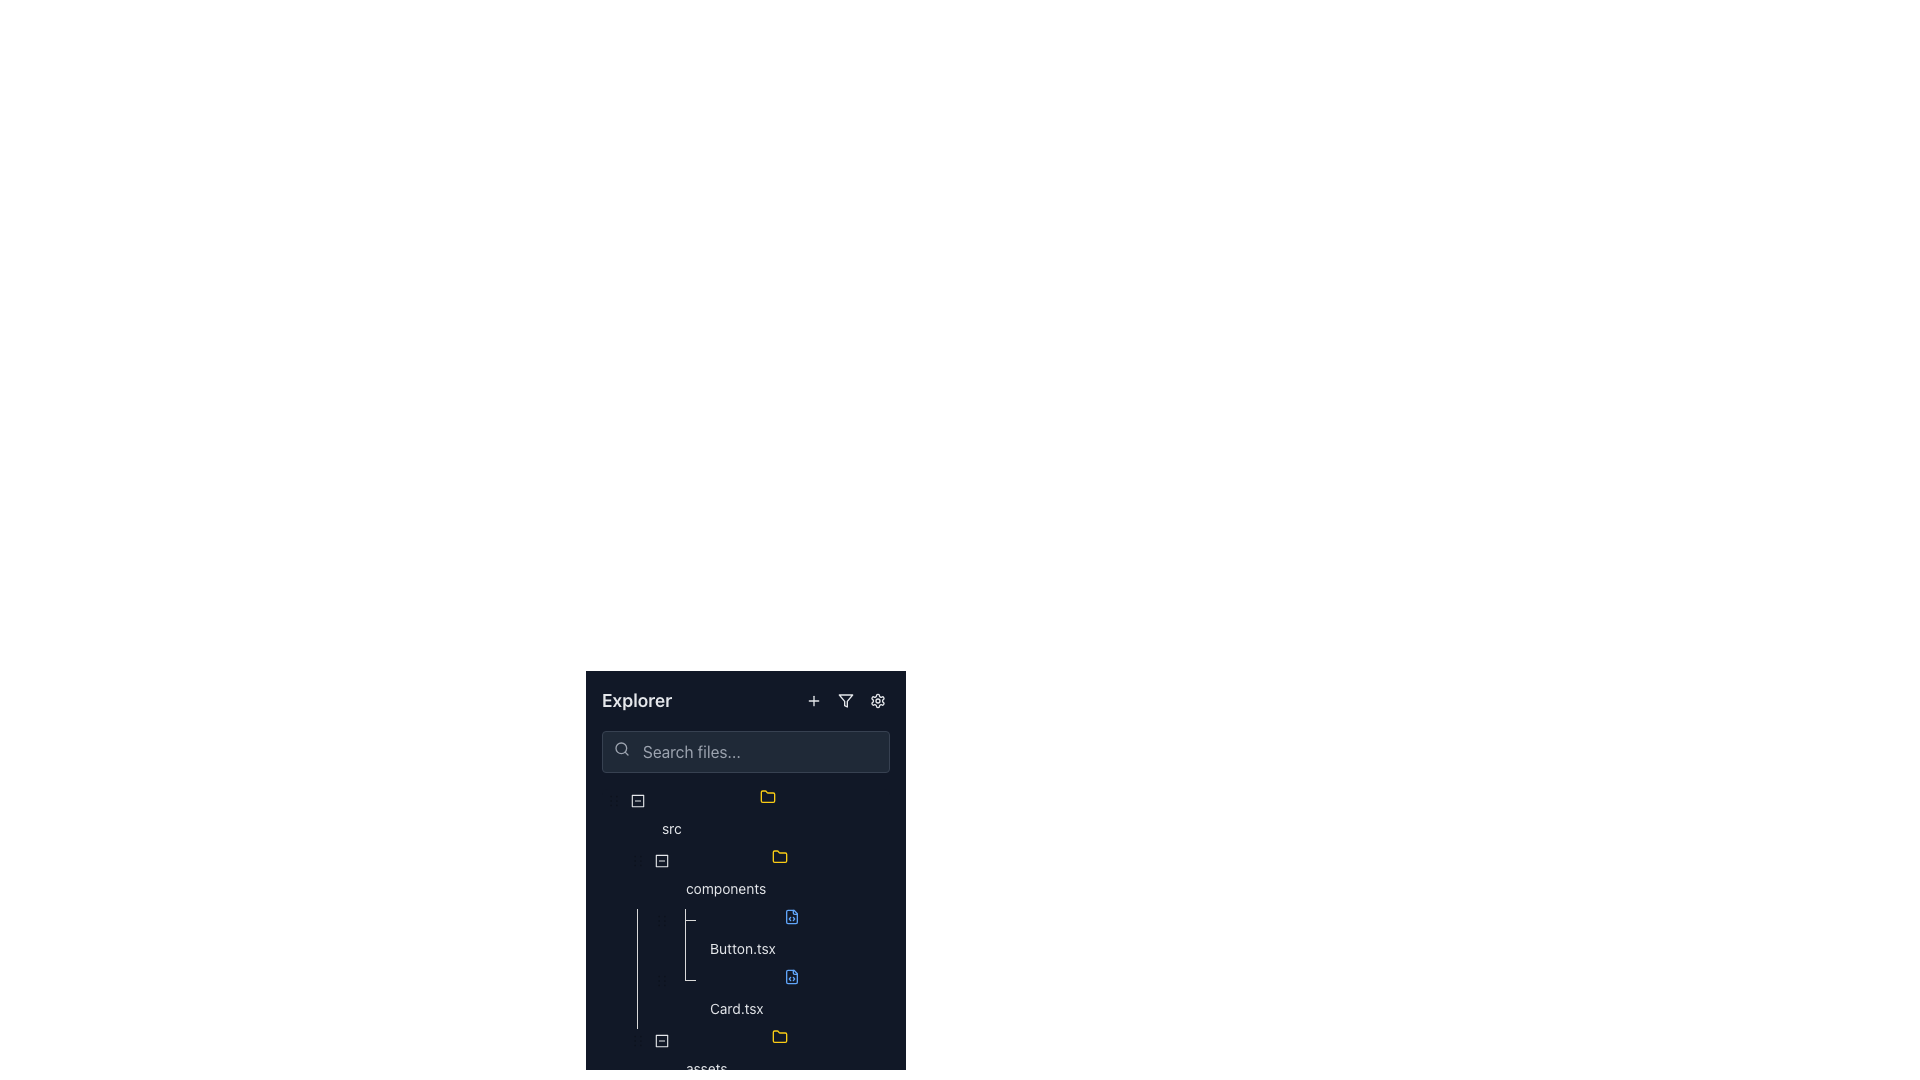 Image resolution: width=1920 pixels, height=1080 pixels. What do you see at coordinates (662, 875) in the screenshot?
I see `the Tree collapse/expand toggle icon, which resembles a minus symbol enclosed within a square, located near the left side of the hierarchical file tree view above the 'components' folder` at bounding box center [662, 875].